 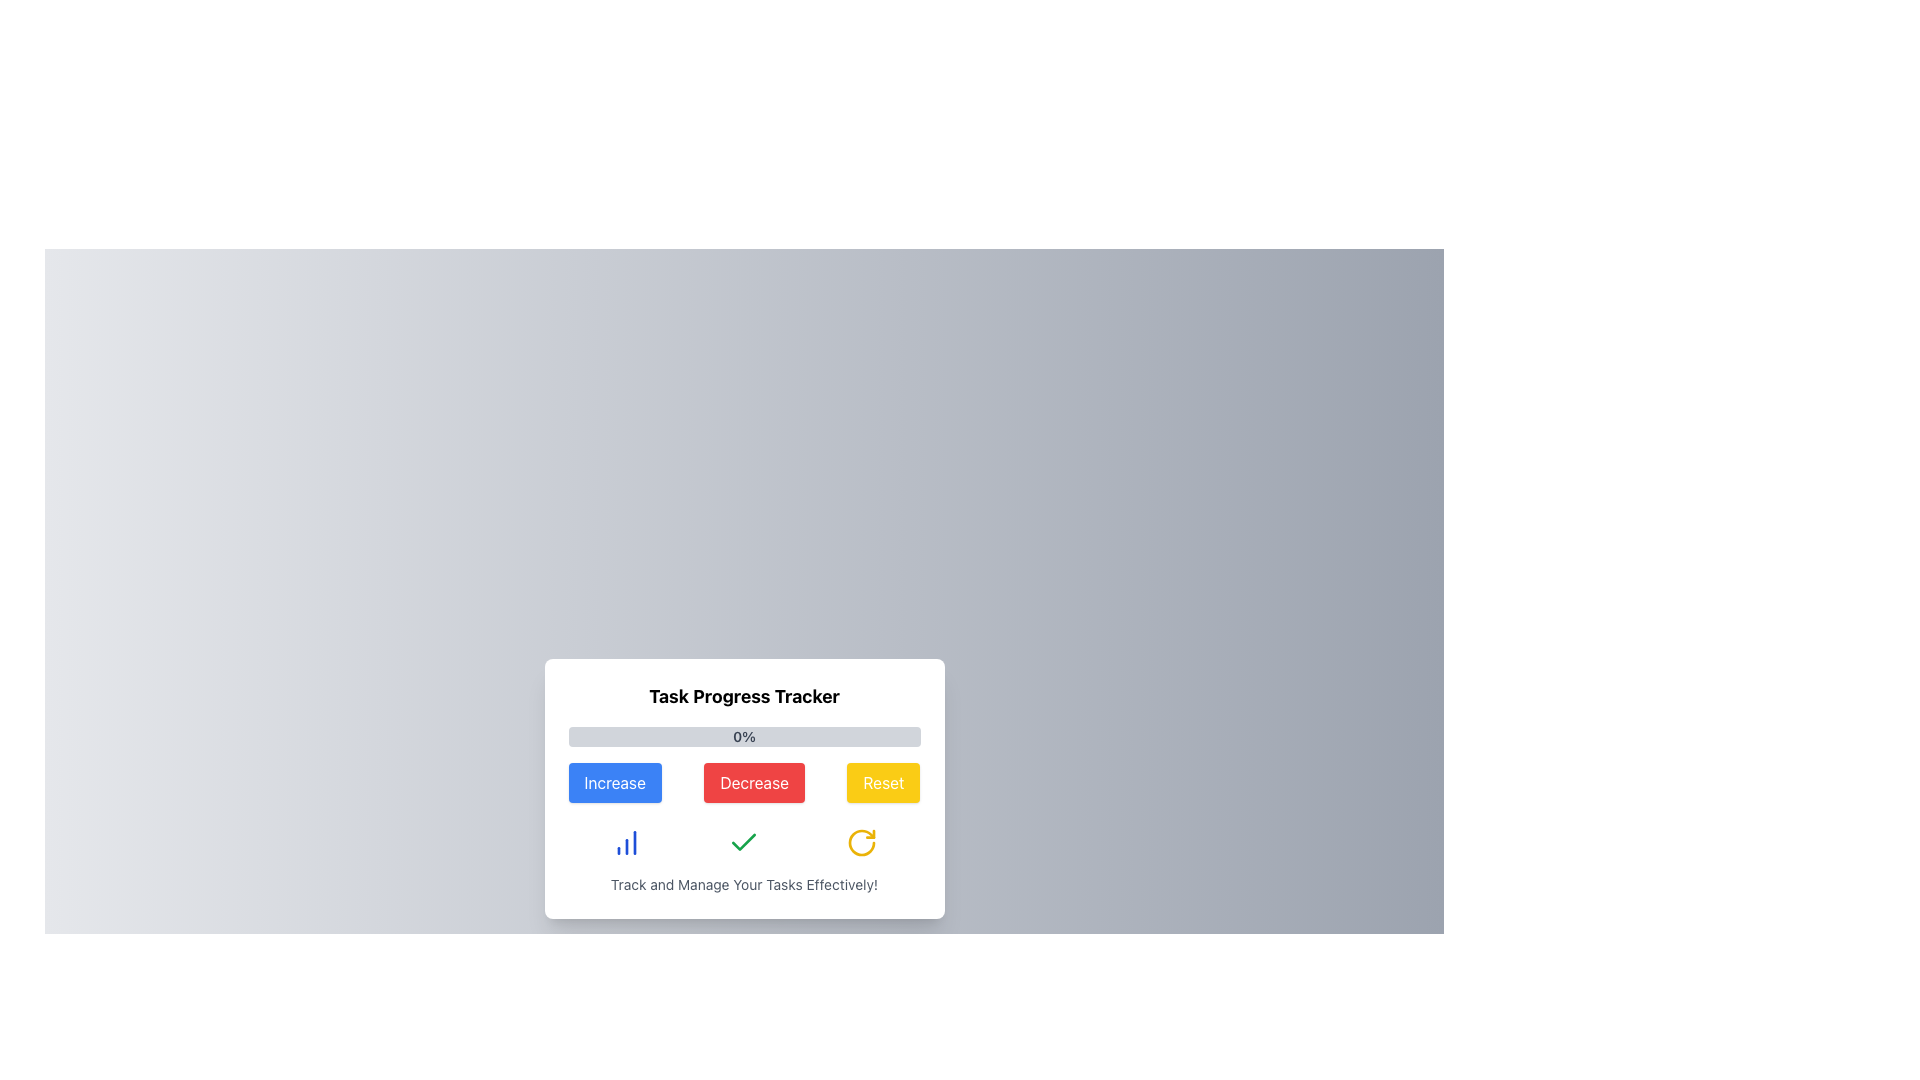 What do you see at coordinates (743, 843) in the screenshot?
I see `the affirmation icon located in the lower section of the interface, between the blue bar chart icon and the yellow circular arrow icon` at bounding box center [743, 843].